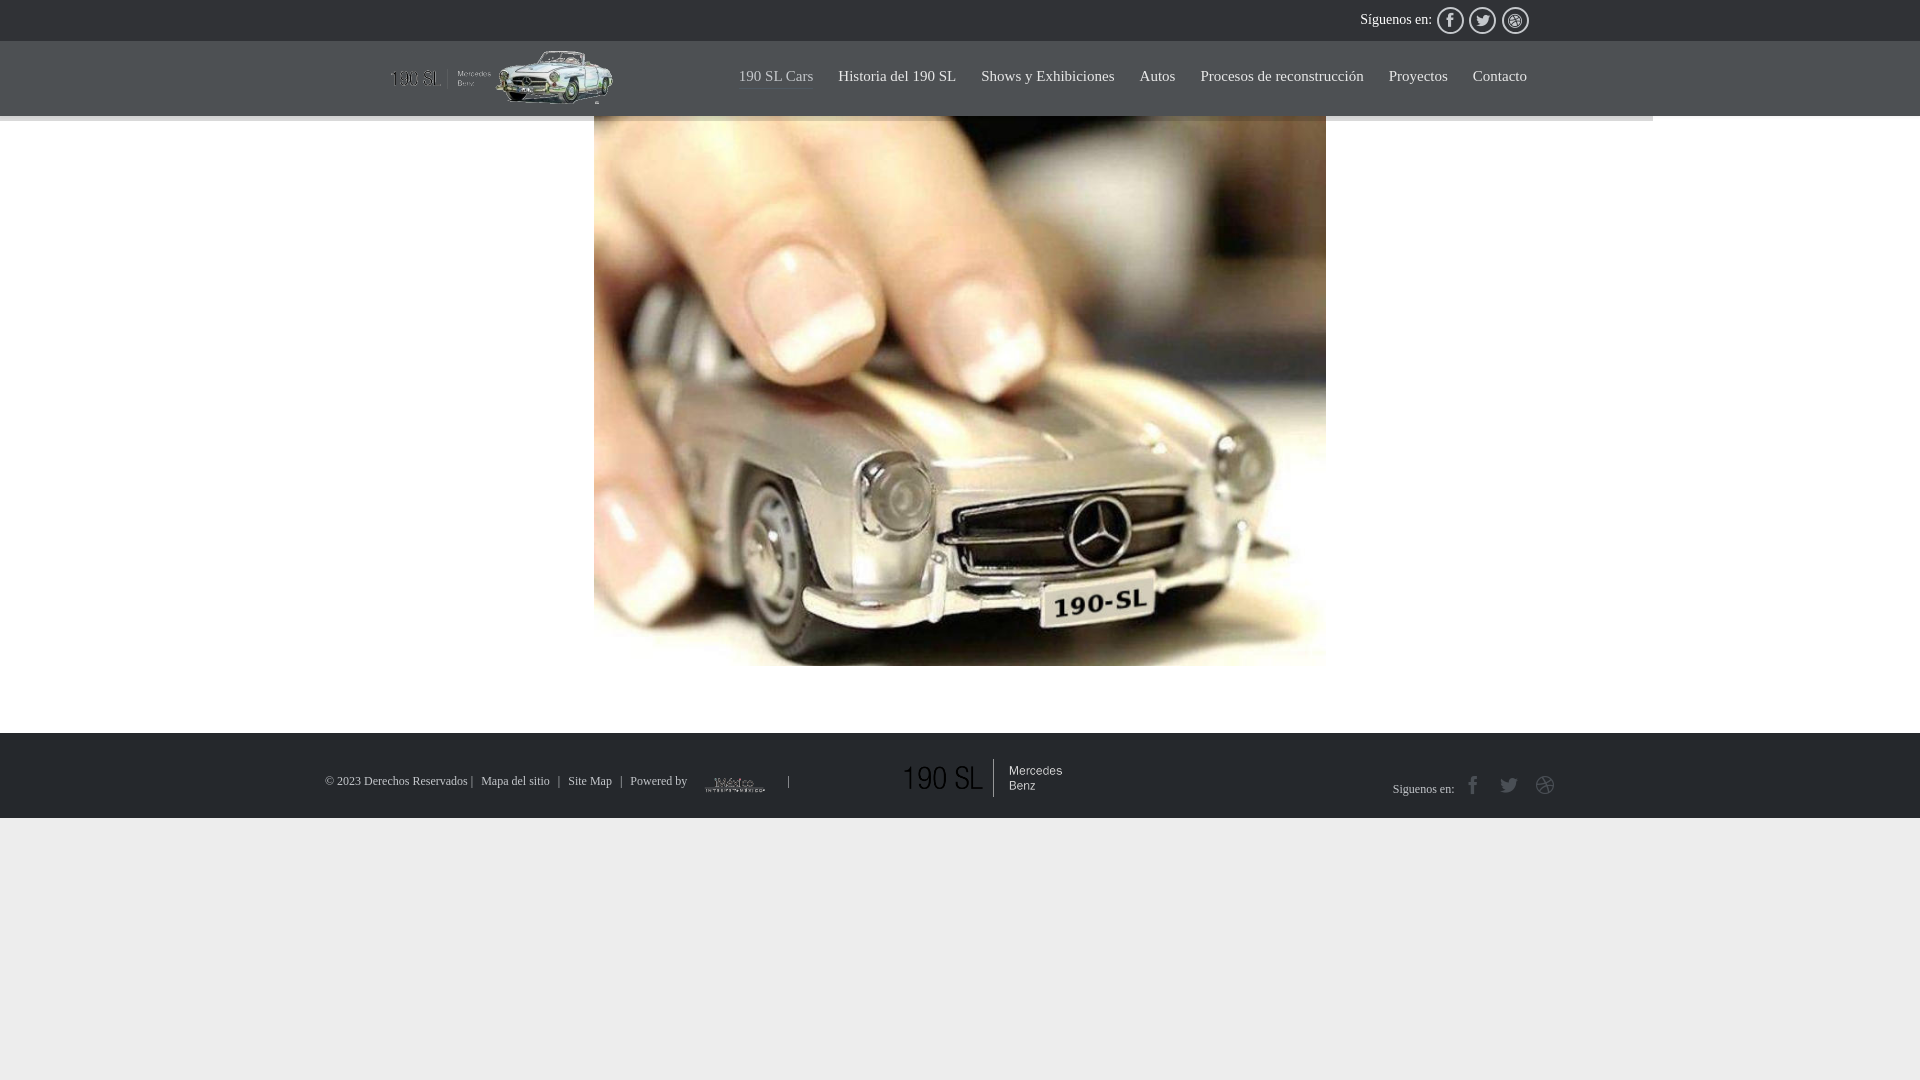 The height and width of the screenshot is (1080, 1920). I want to click on 'Mercedes Benz 190 SL', so click(389, 77).